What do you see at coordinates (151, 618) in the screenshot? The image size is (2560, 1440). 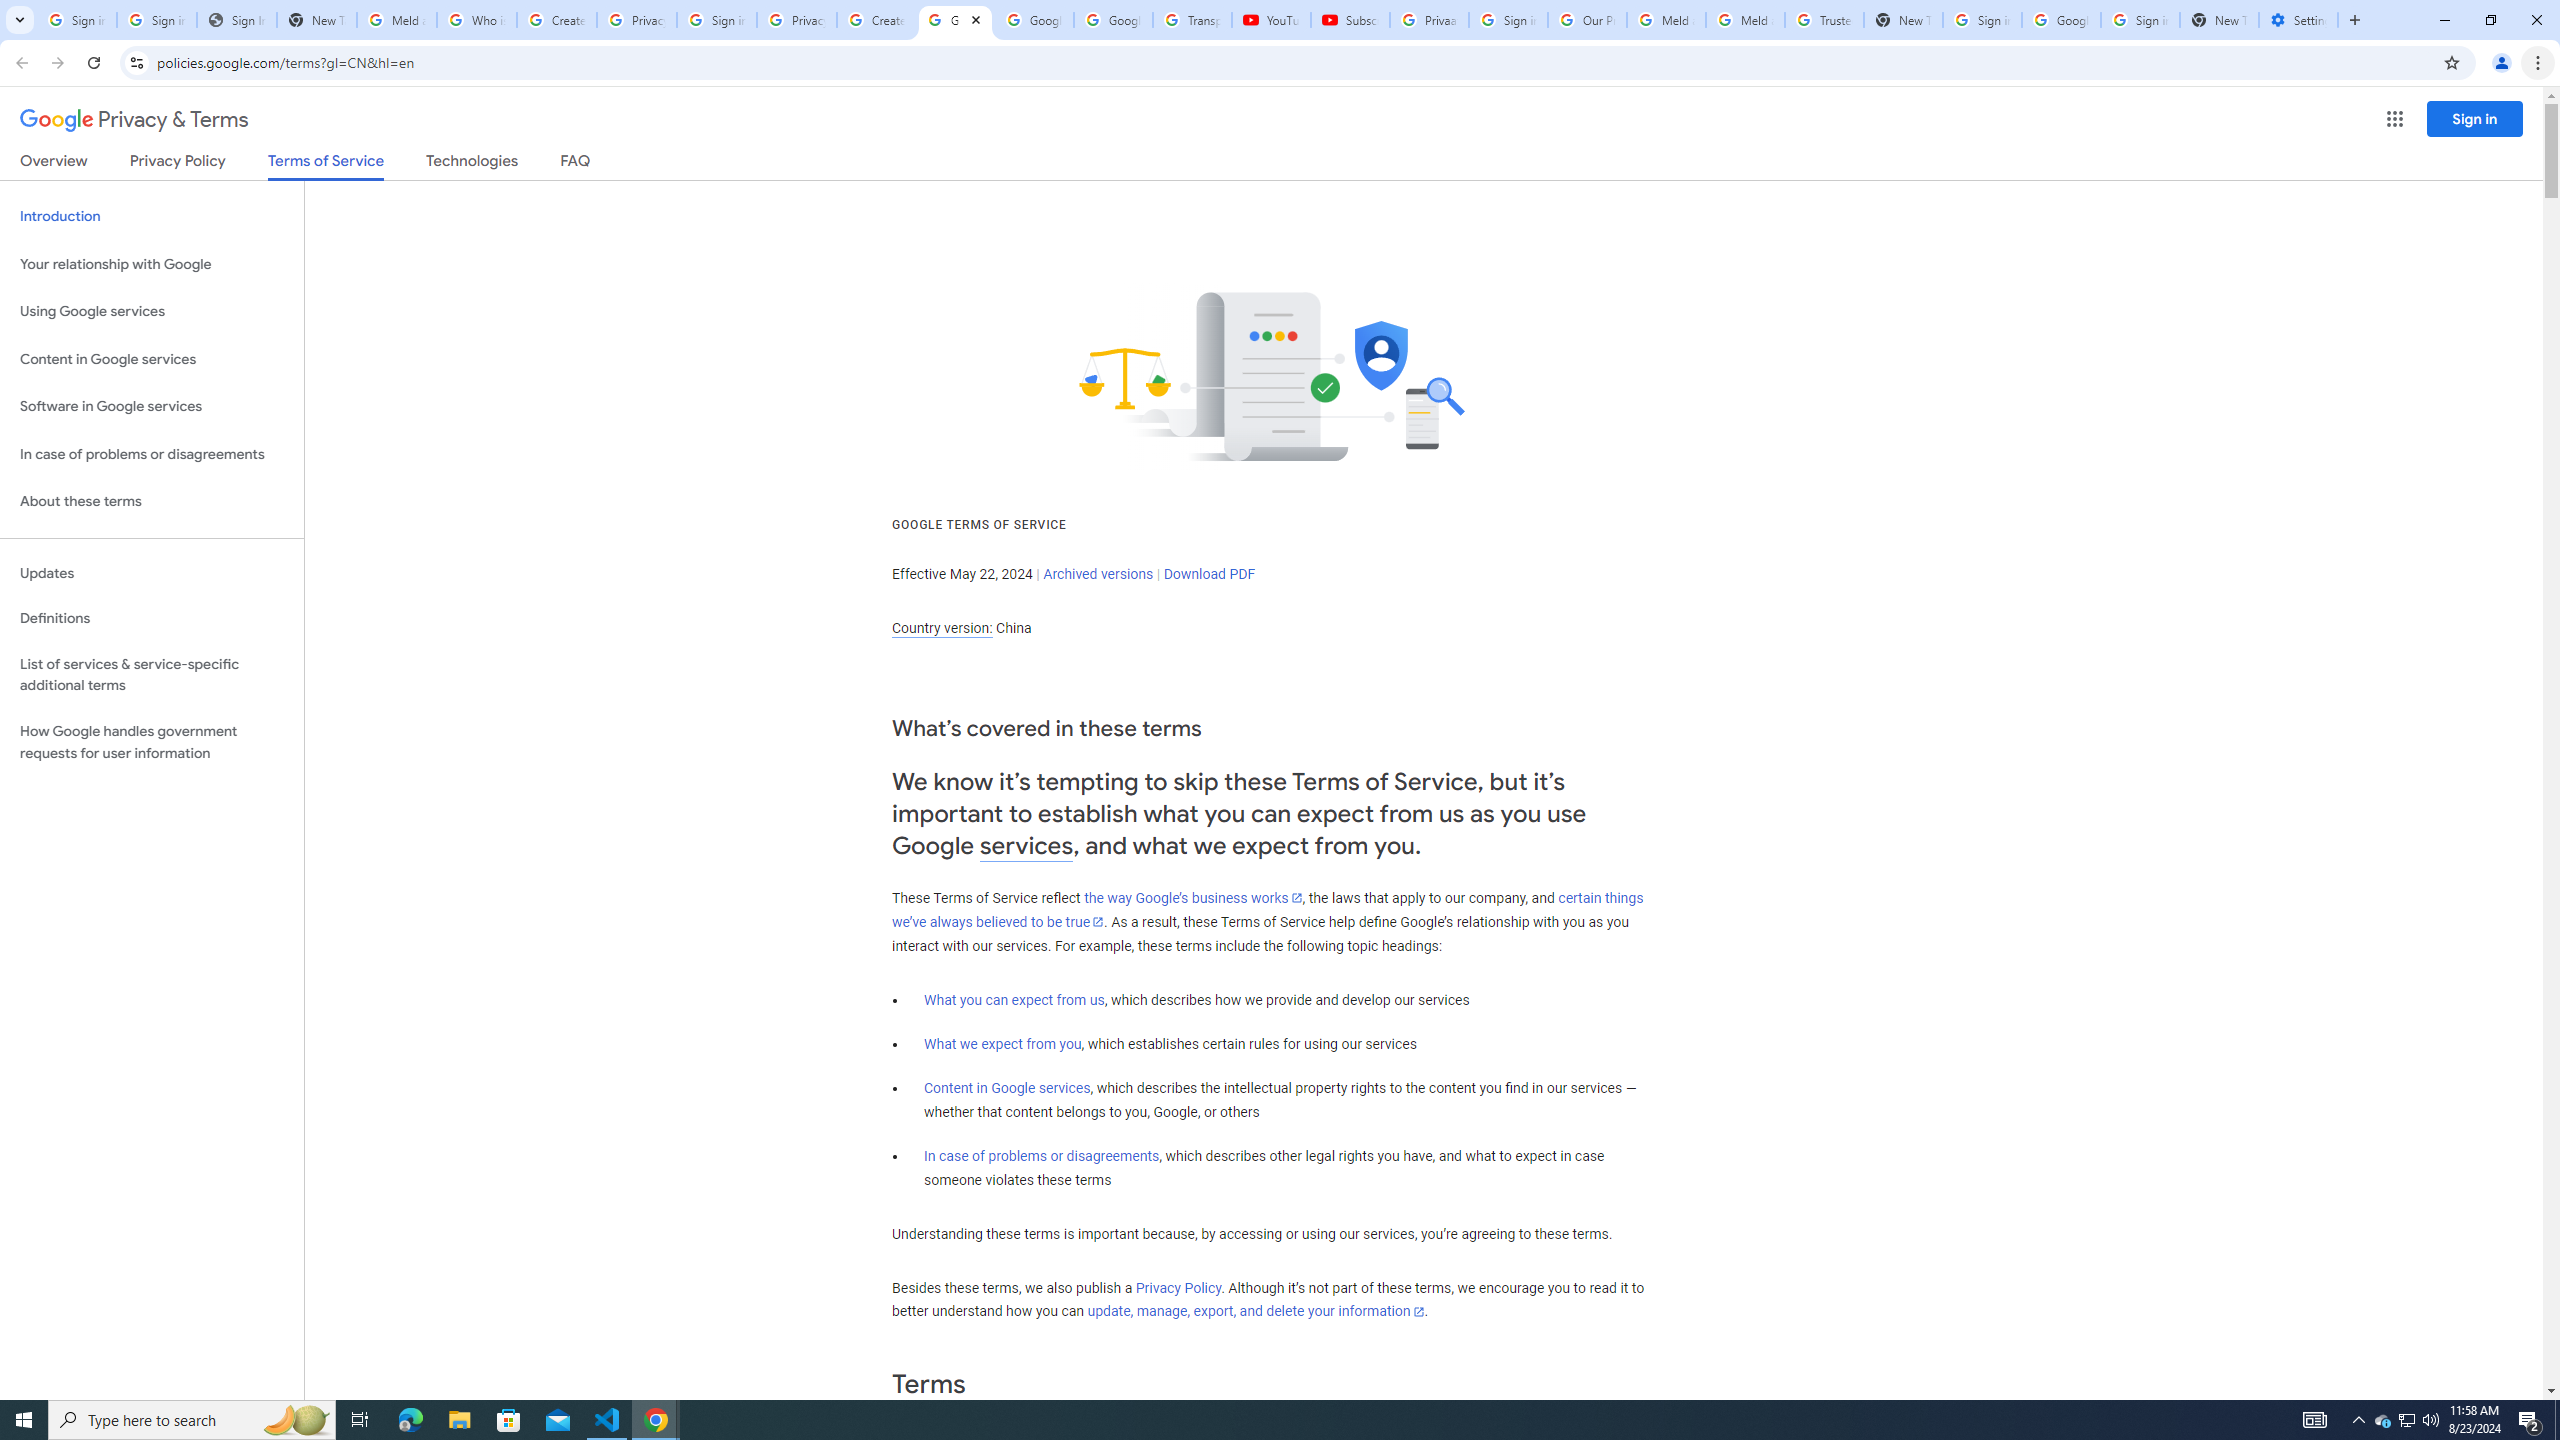 I see `'Definitions'` at bounding box center [151, 618].